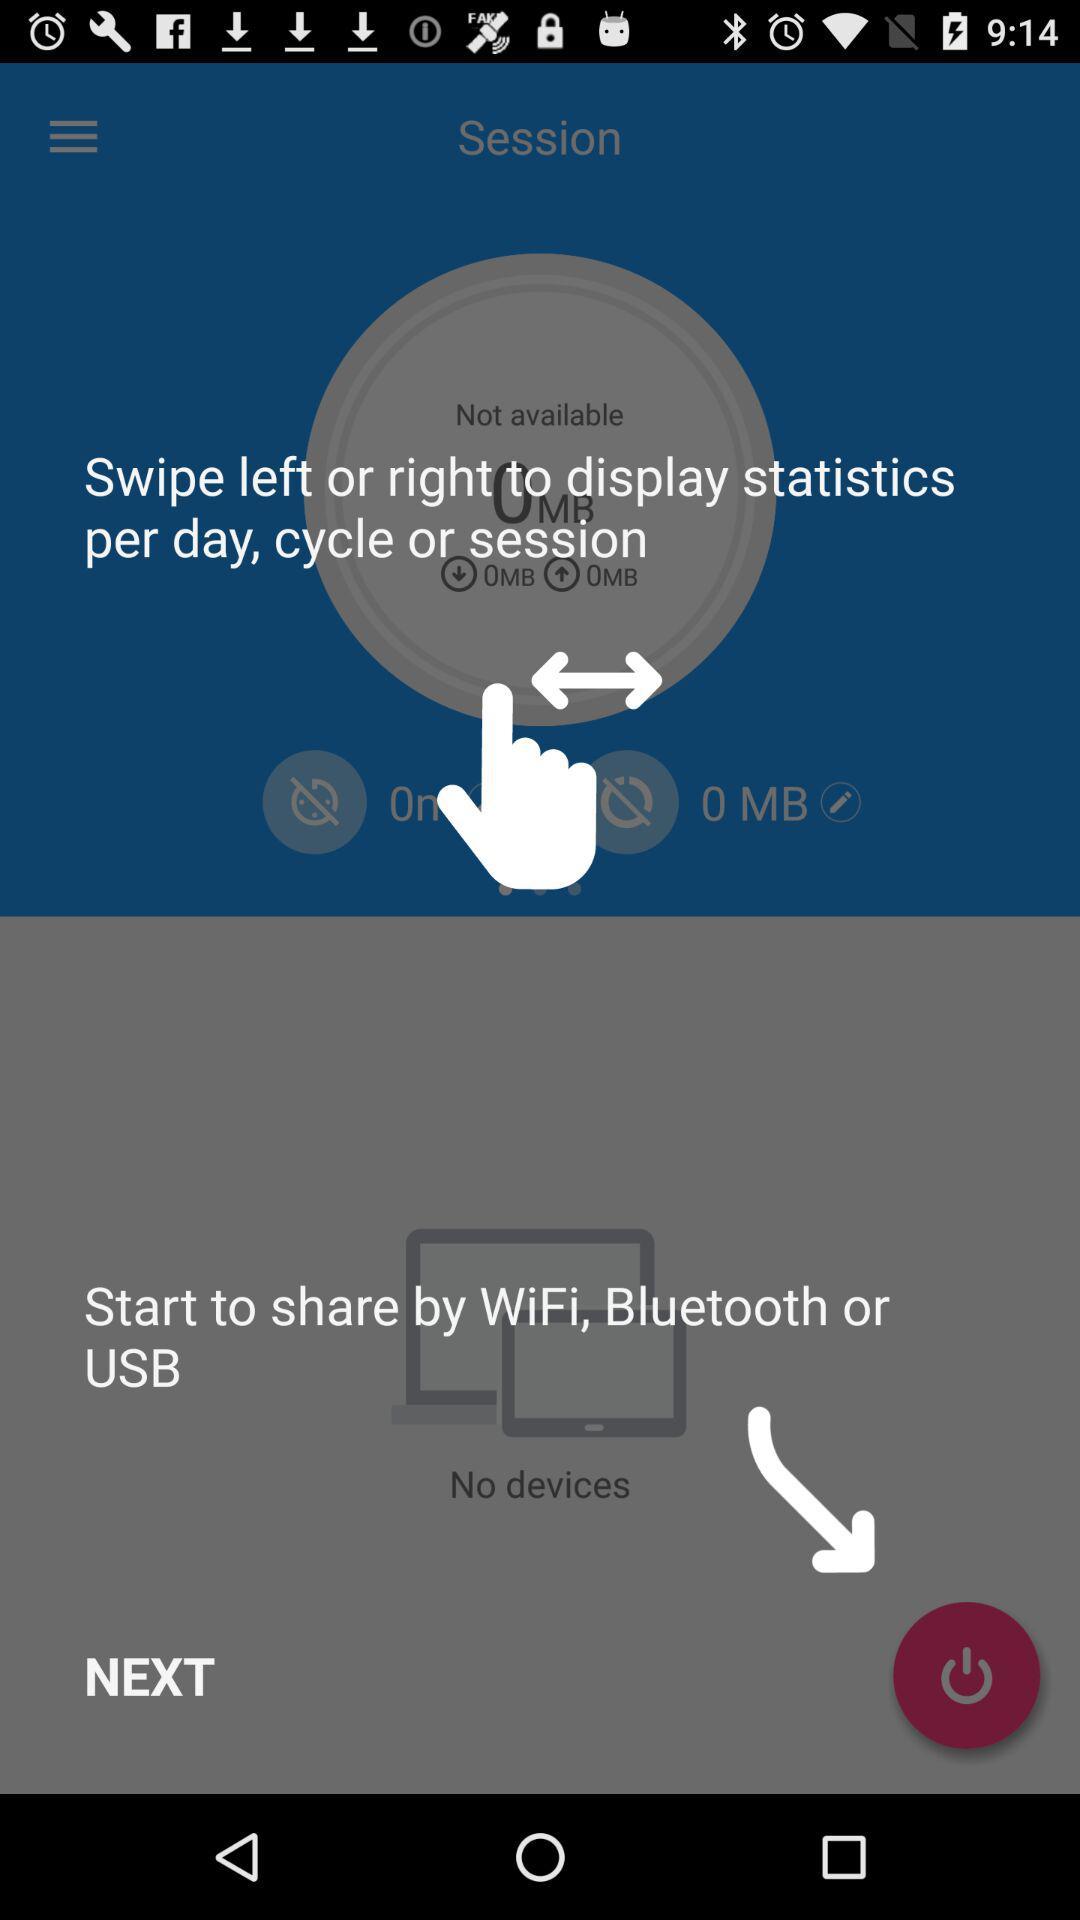 The height and width of the screenshot is (1920, 1080). I want to click on next item, so click(148, 1675).